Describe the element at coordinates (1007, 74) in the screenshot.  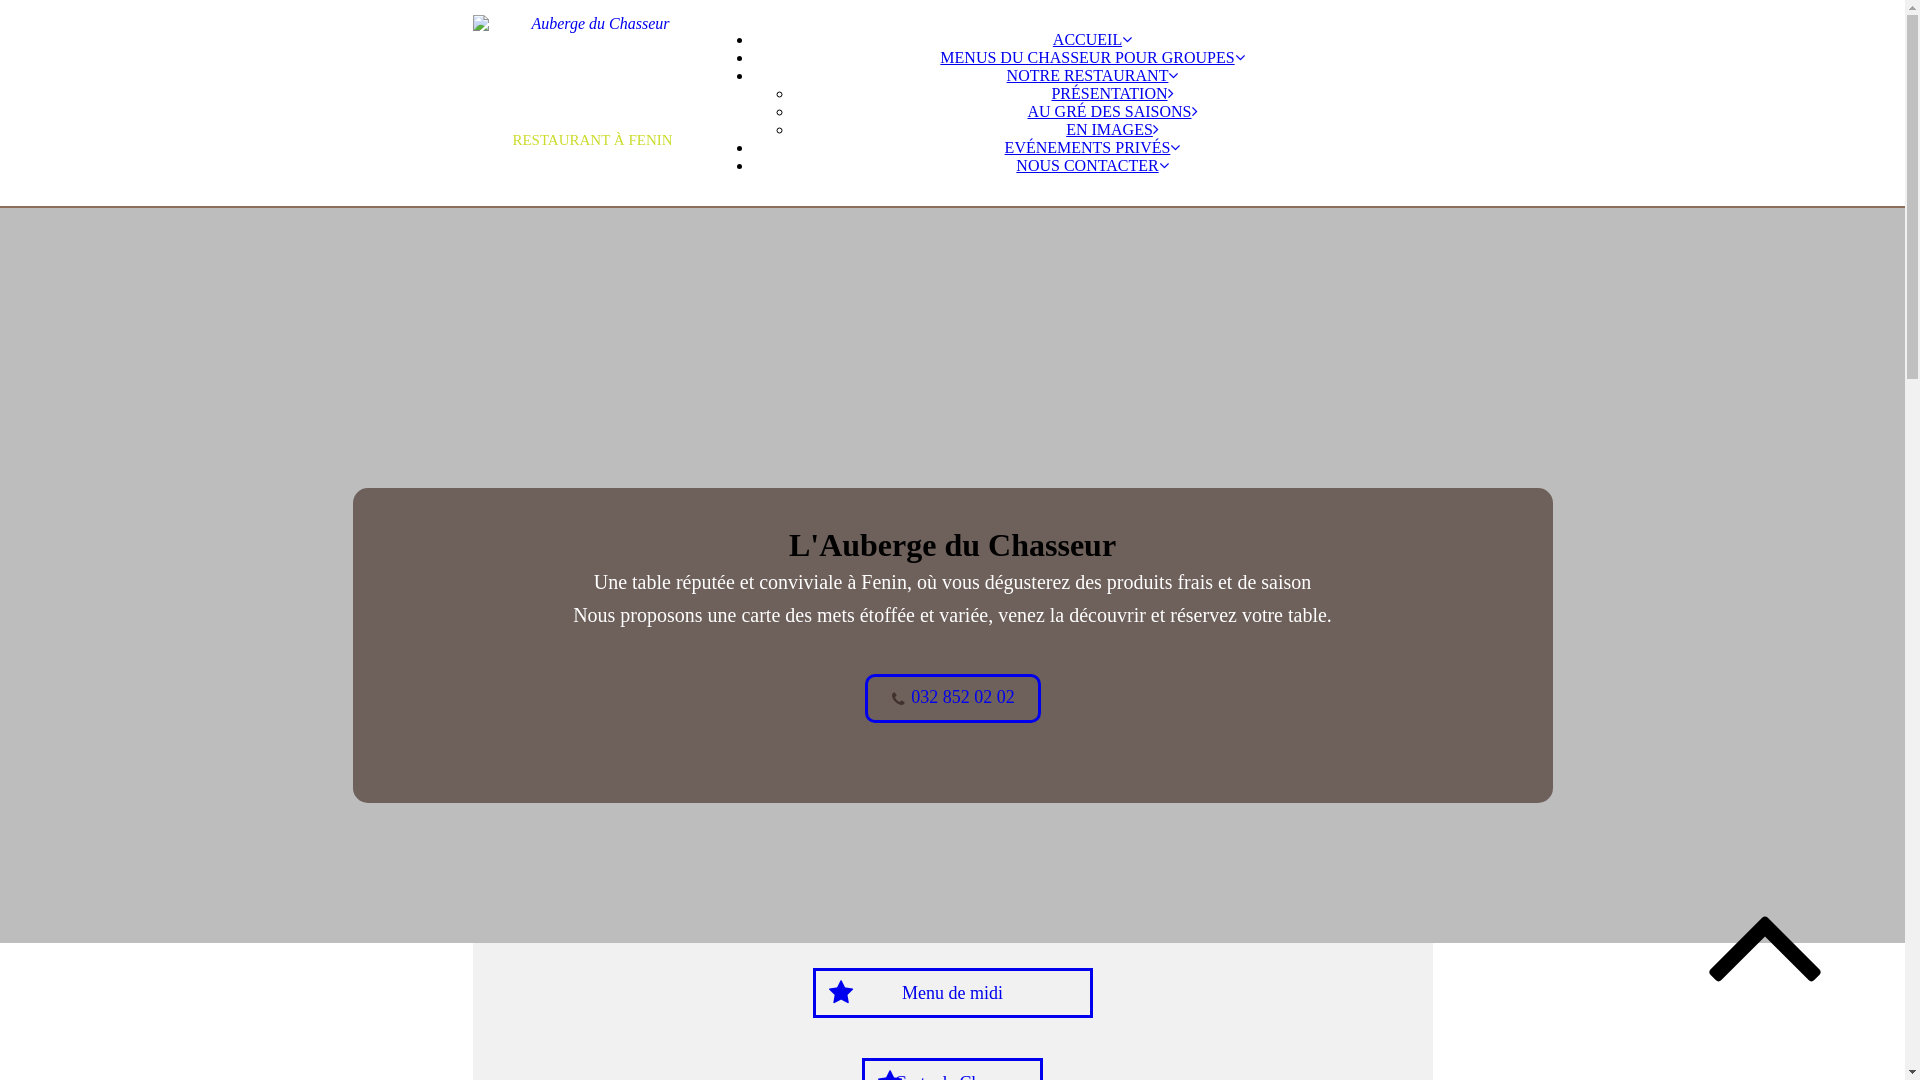
I see `'NOTRE RESTAURANT'` at that location.